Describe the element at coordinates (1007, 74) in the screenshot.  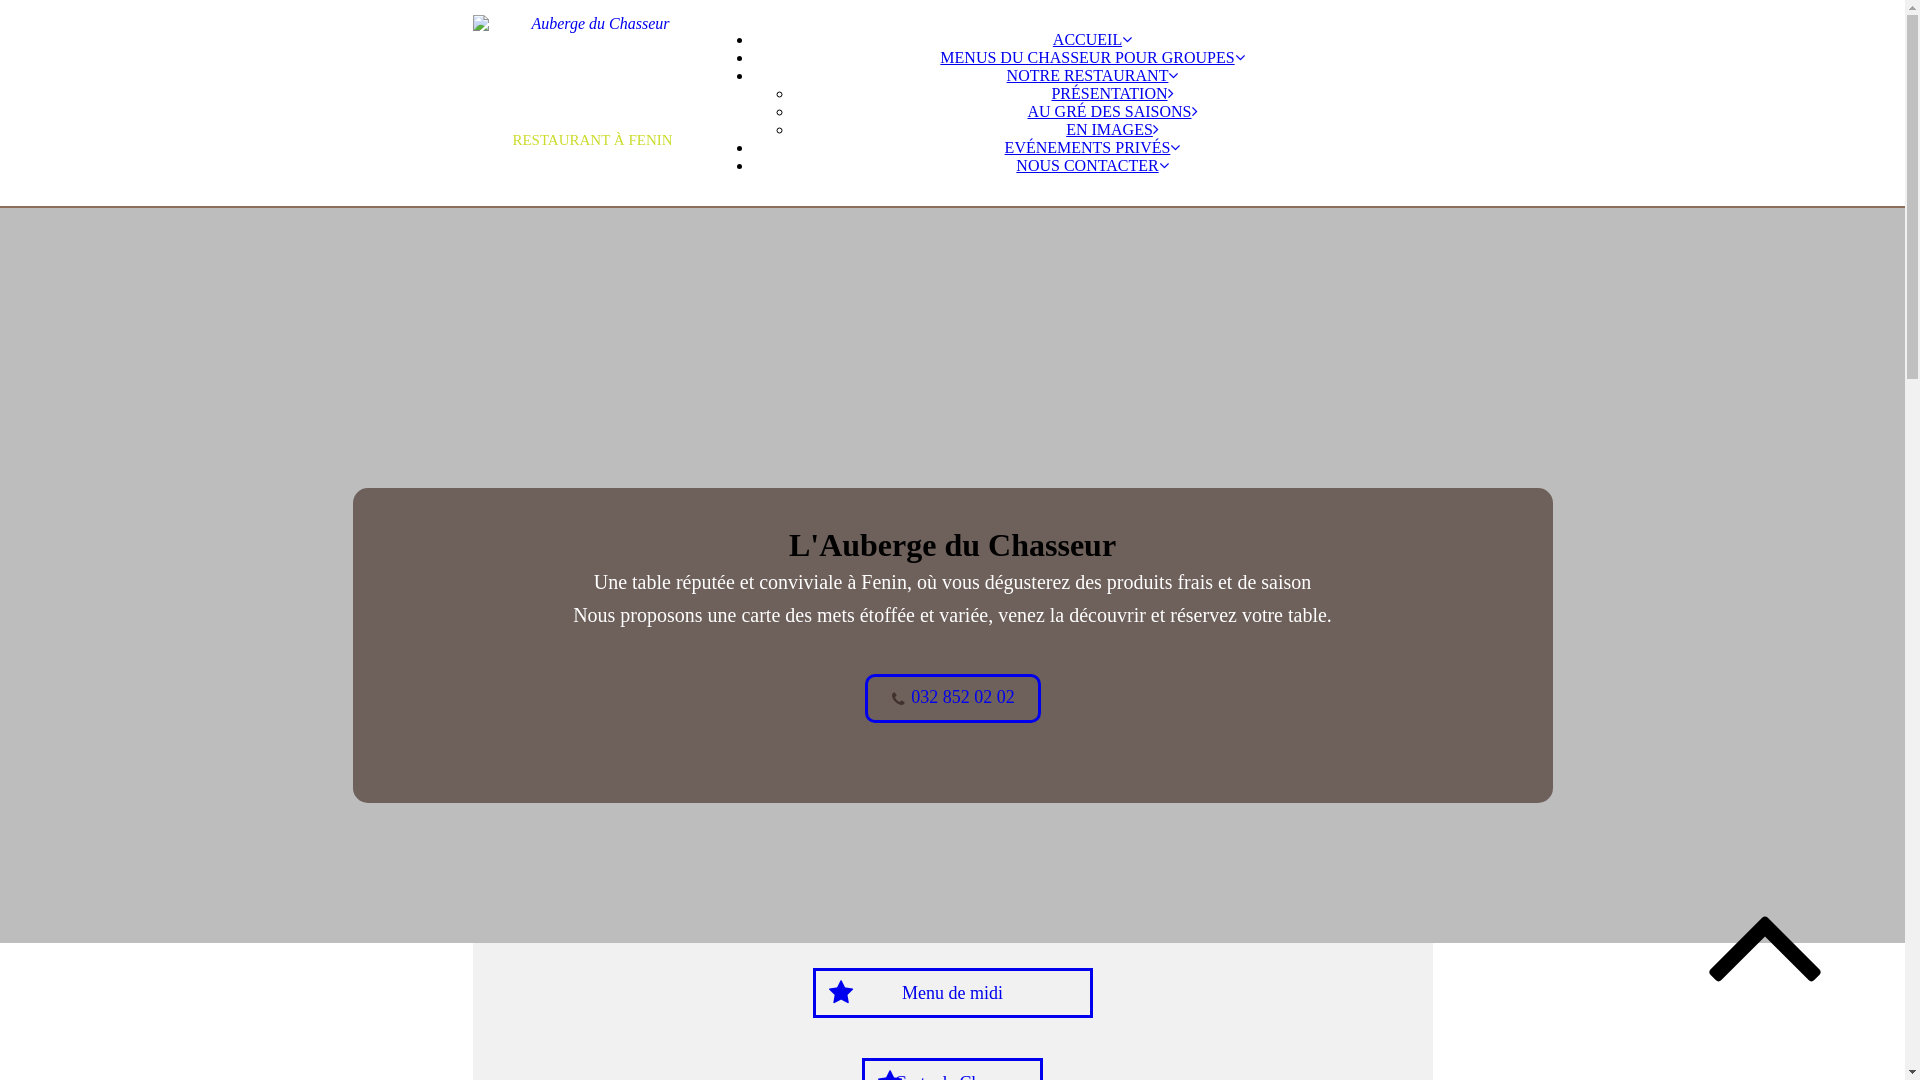
I see `'NOTRE RESTAURANT'` at that location.